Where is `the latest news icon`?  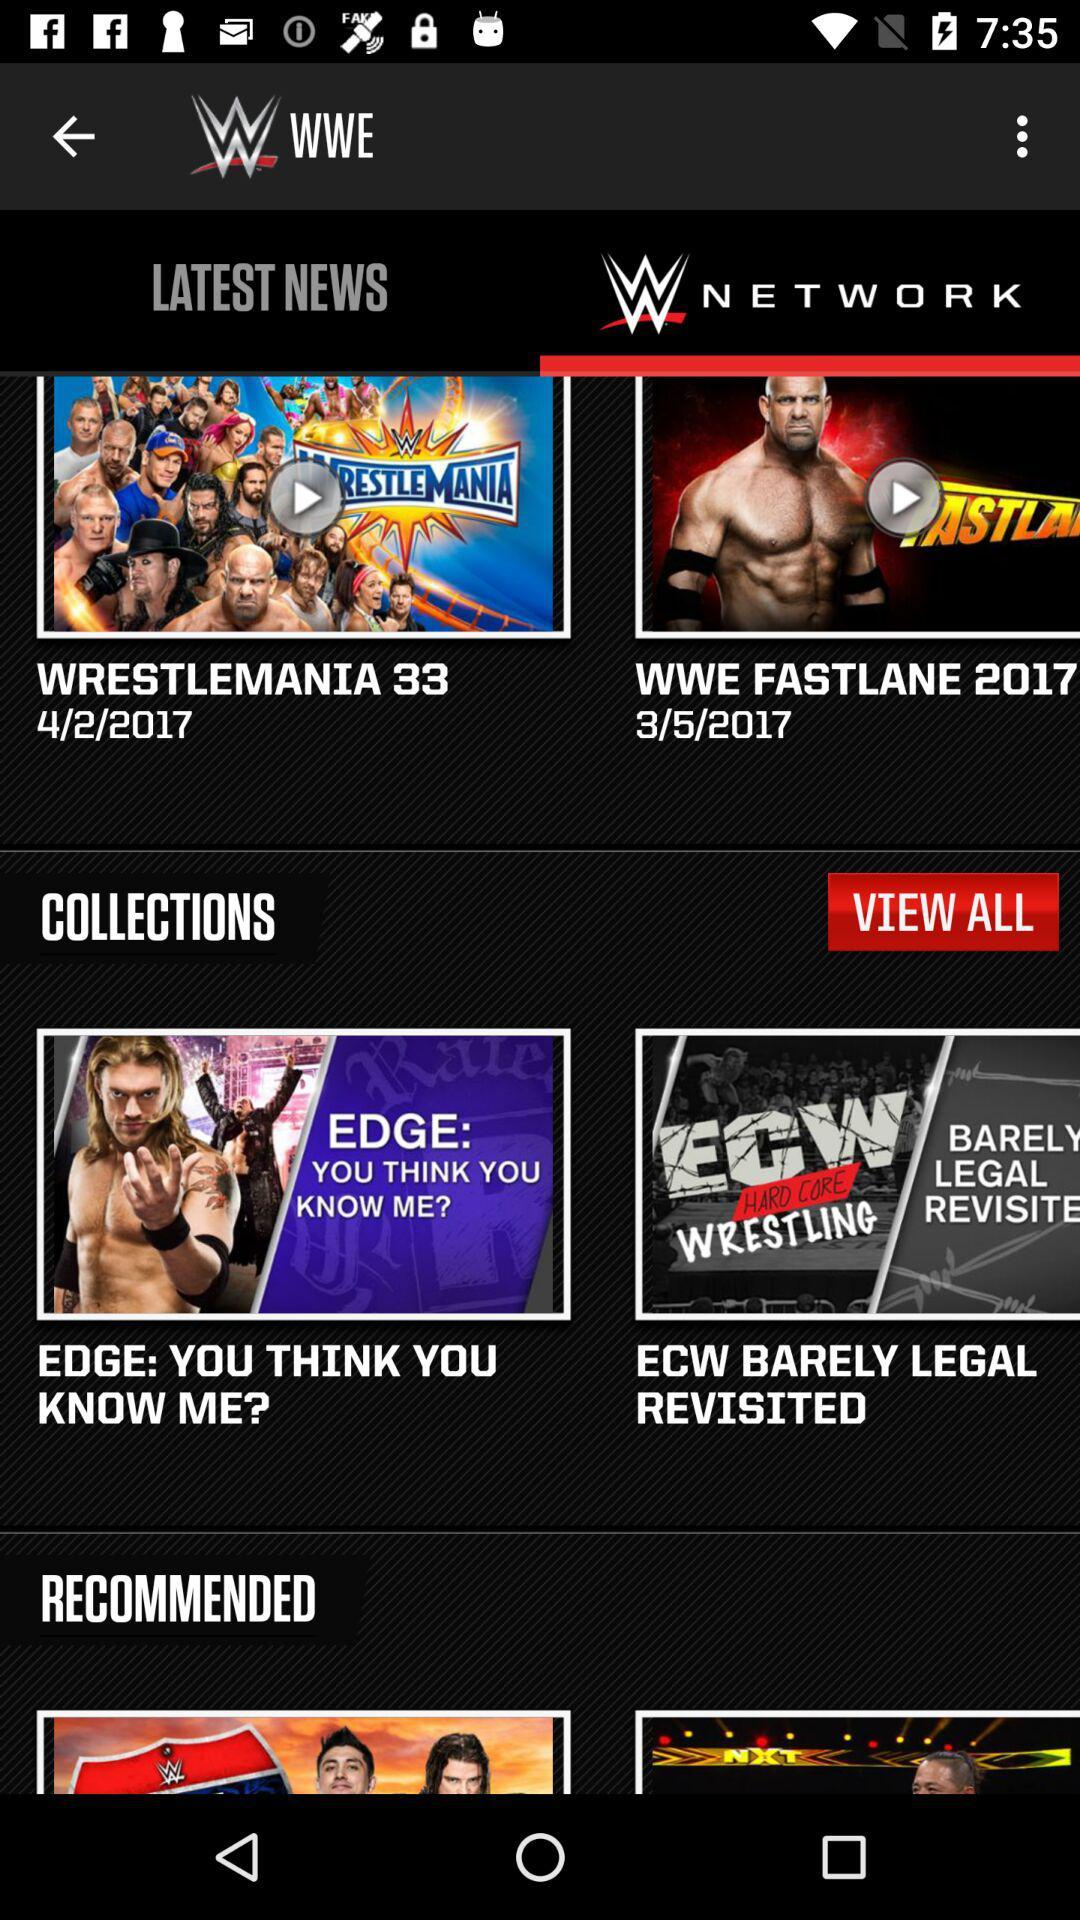
the latest news icon is located at coordinates (270, 287).